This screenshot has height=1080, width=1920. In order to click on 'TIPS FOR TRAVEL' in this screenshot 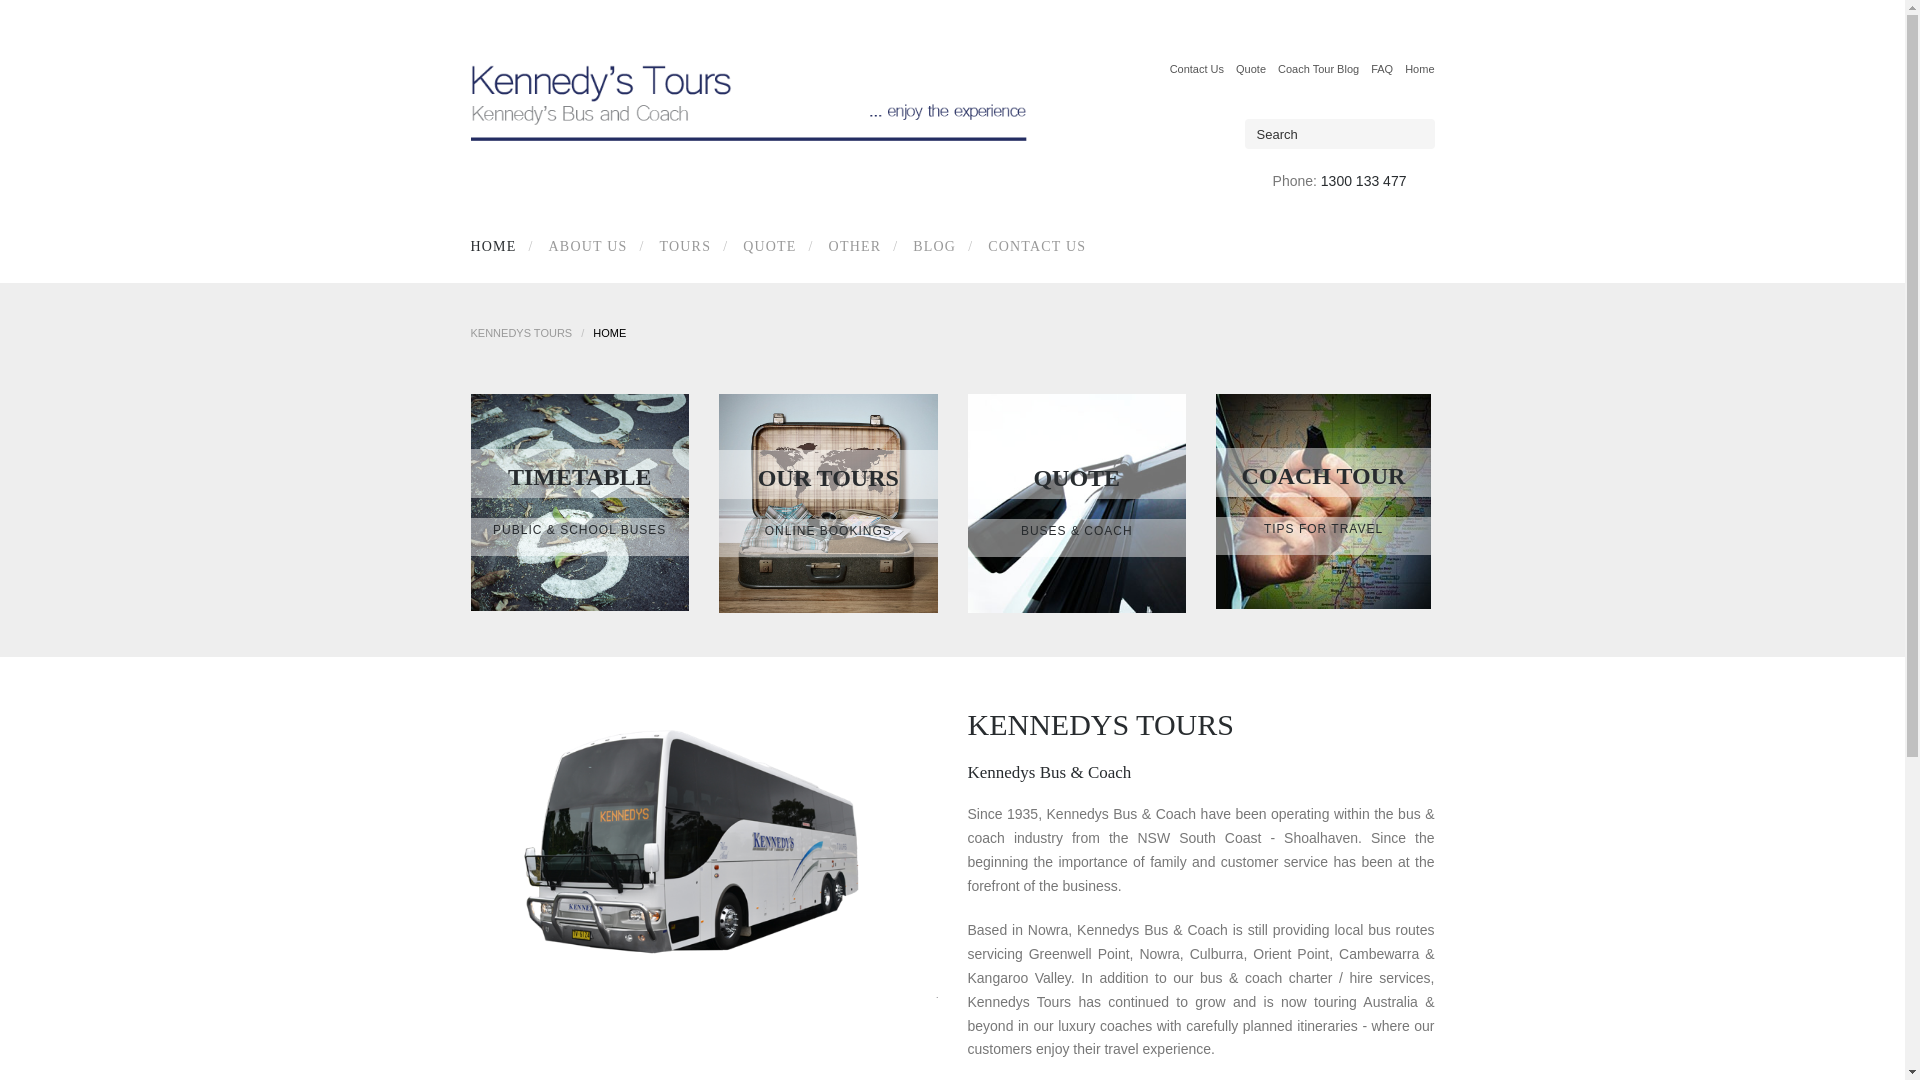, I will do `click(1323, 527)`.